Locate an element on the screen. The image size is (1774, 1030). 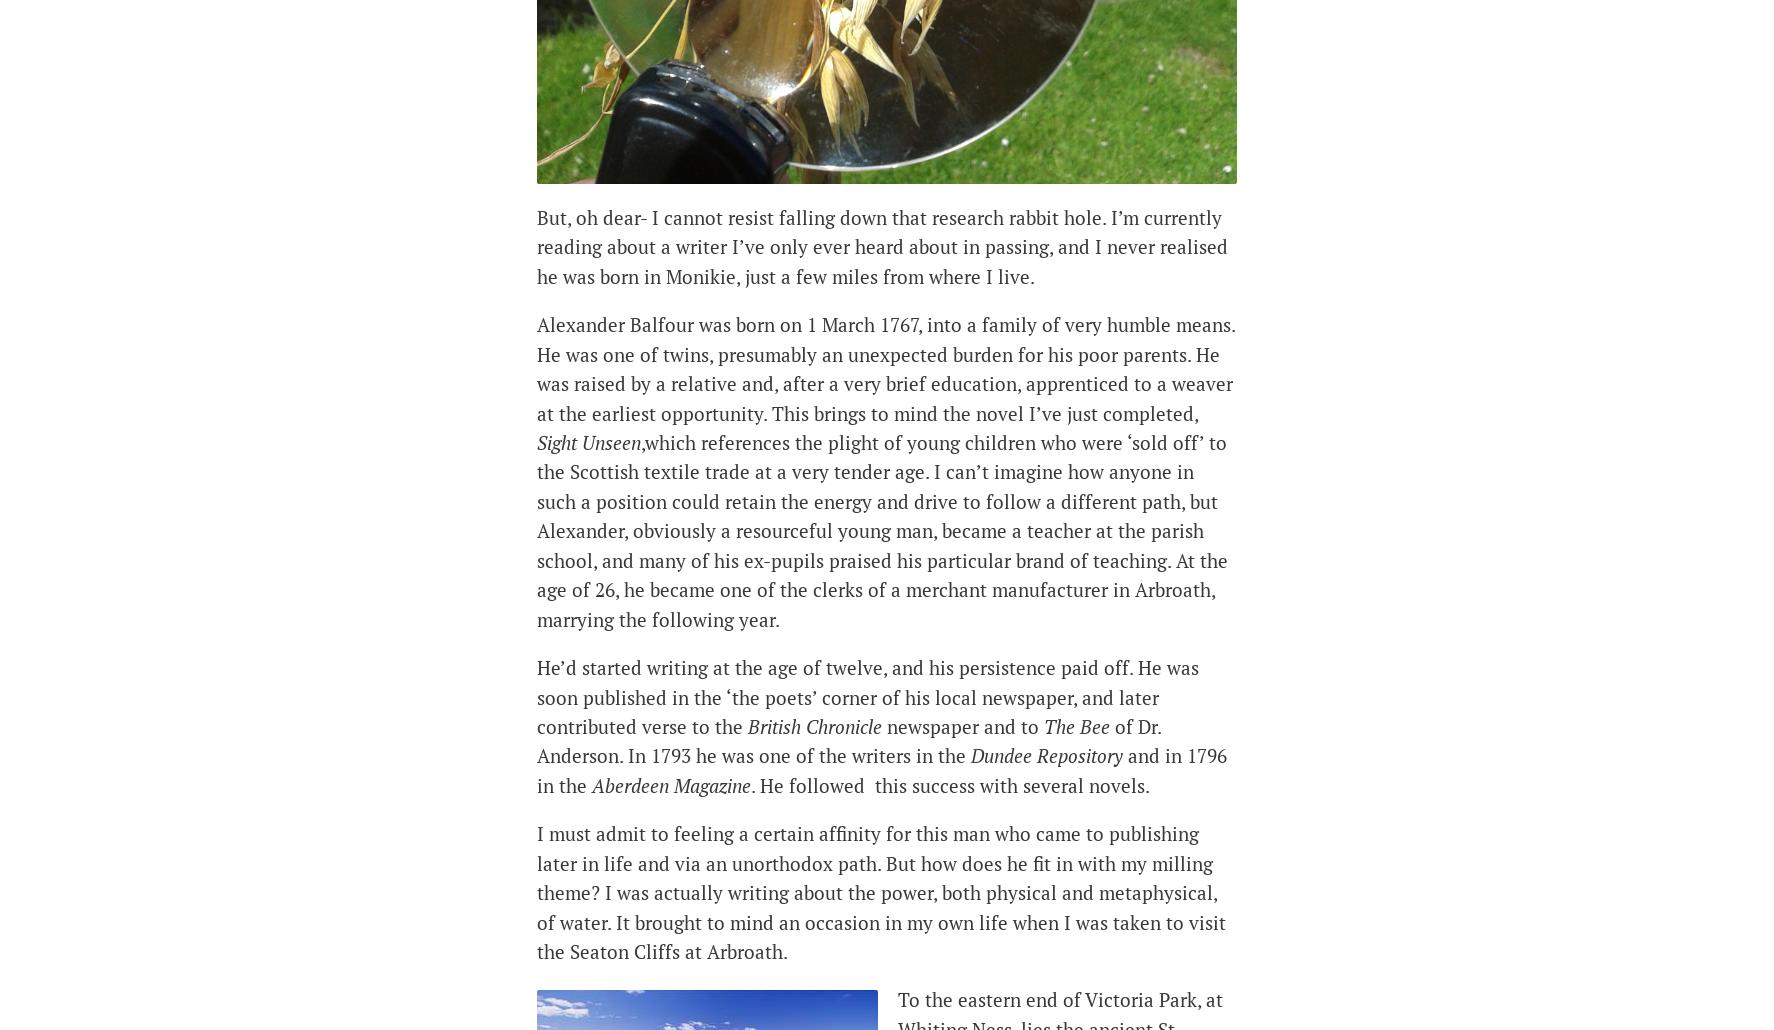
'. He followed  this success with several novels.' is located at coordinates (749, 783).